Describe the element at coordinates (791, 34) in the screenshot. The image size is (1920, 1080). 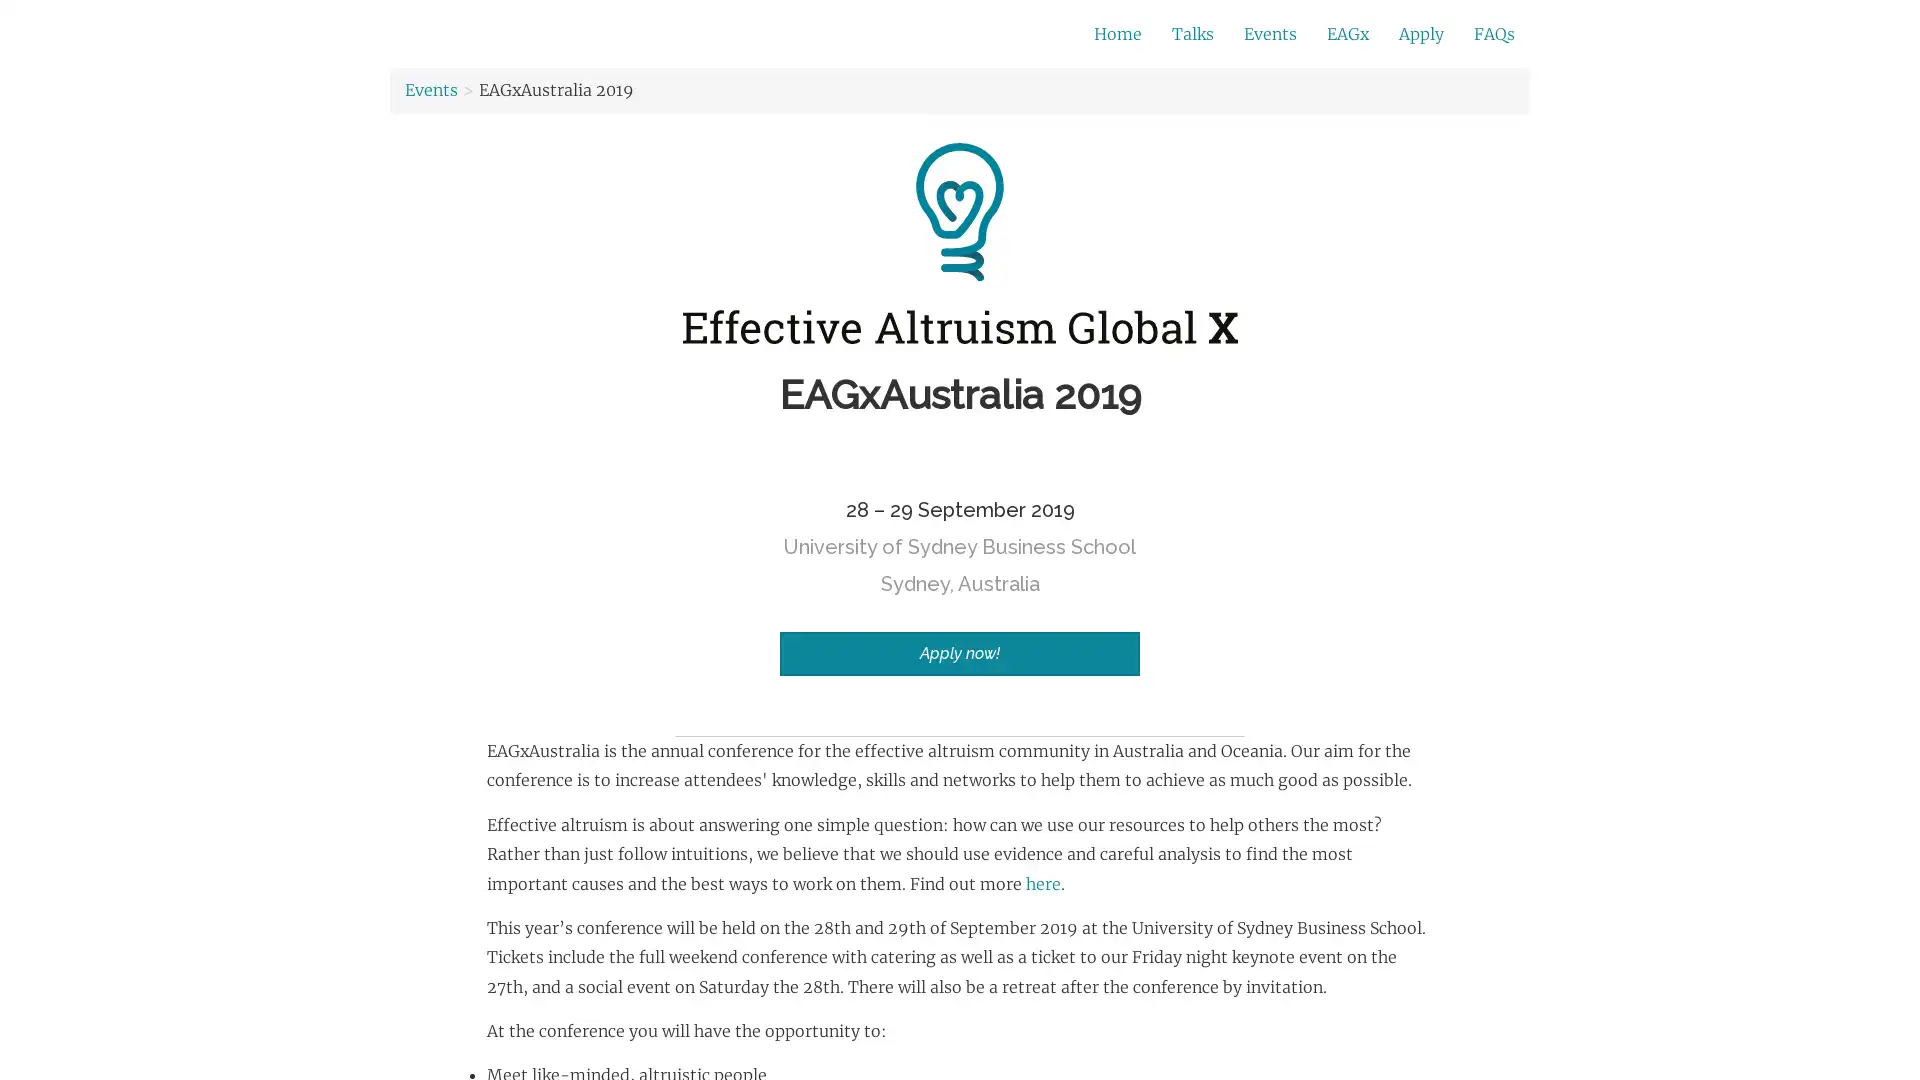
I see `Get occasional emails about effective altruism` at that location.